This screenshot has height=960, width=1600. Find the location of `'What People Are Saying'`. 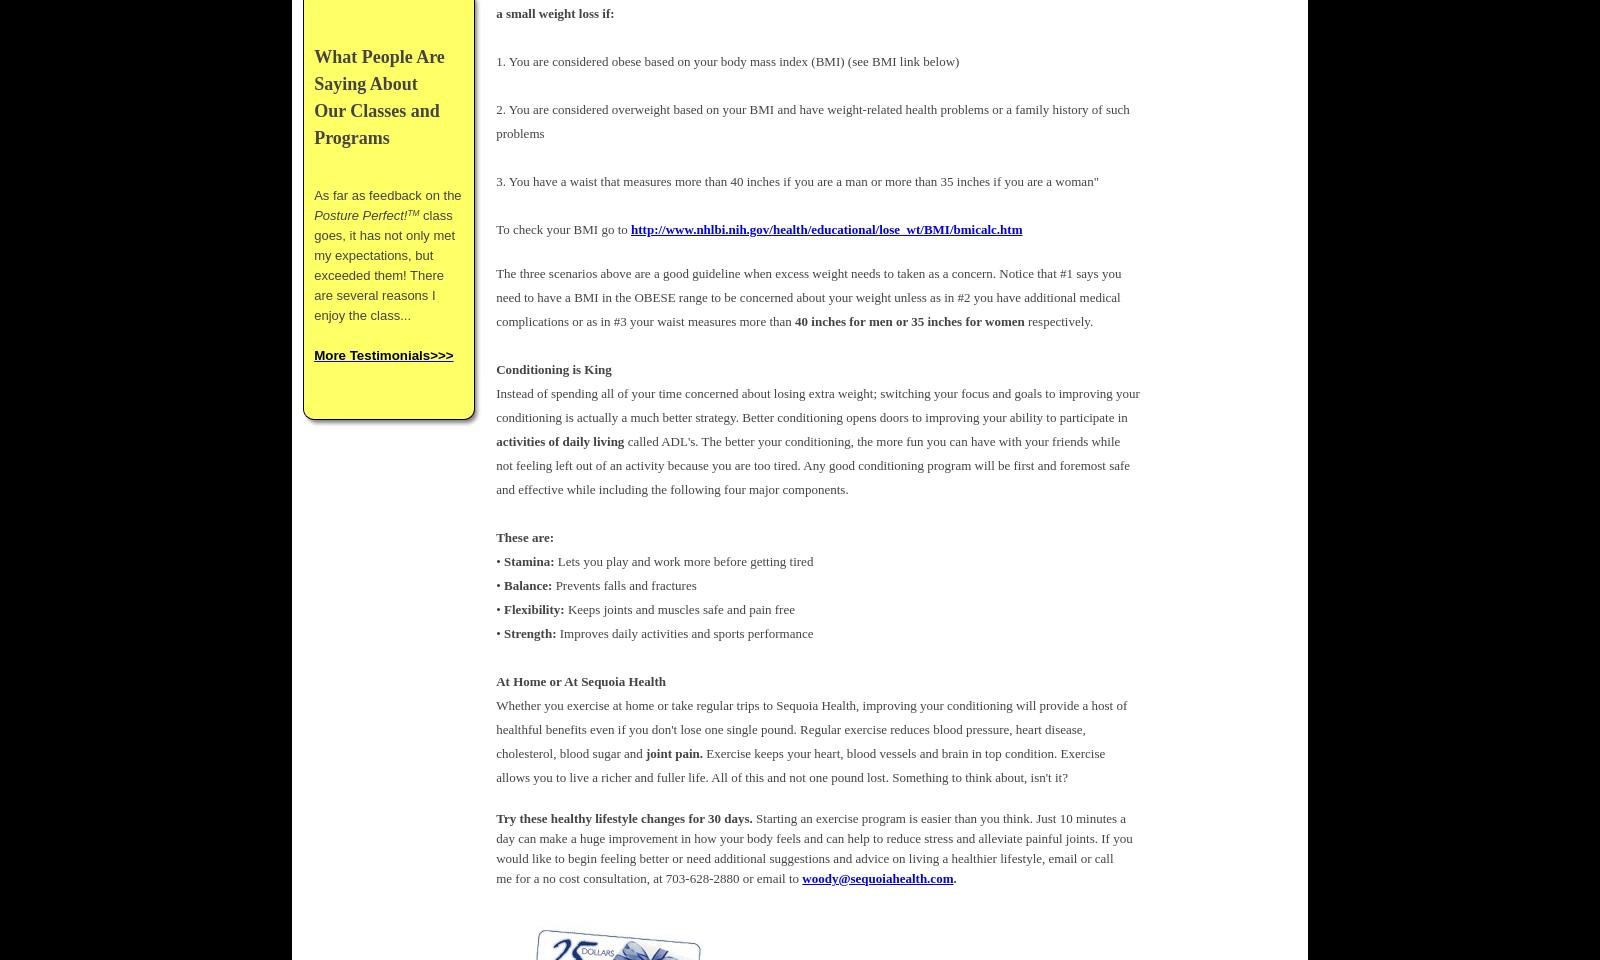

'What People Are Saying' is located at coordinates (379, 70).